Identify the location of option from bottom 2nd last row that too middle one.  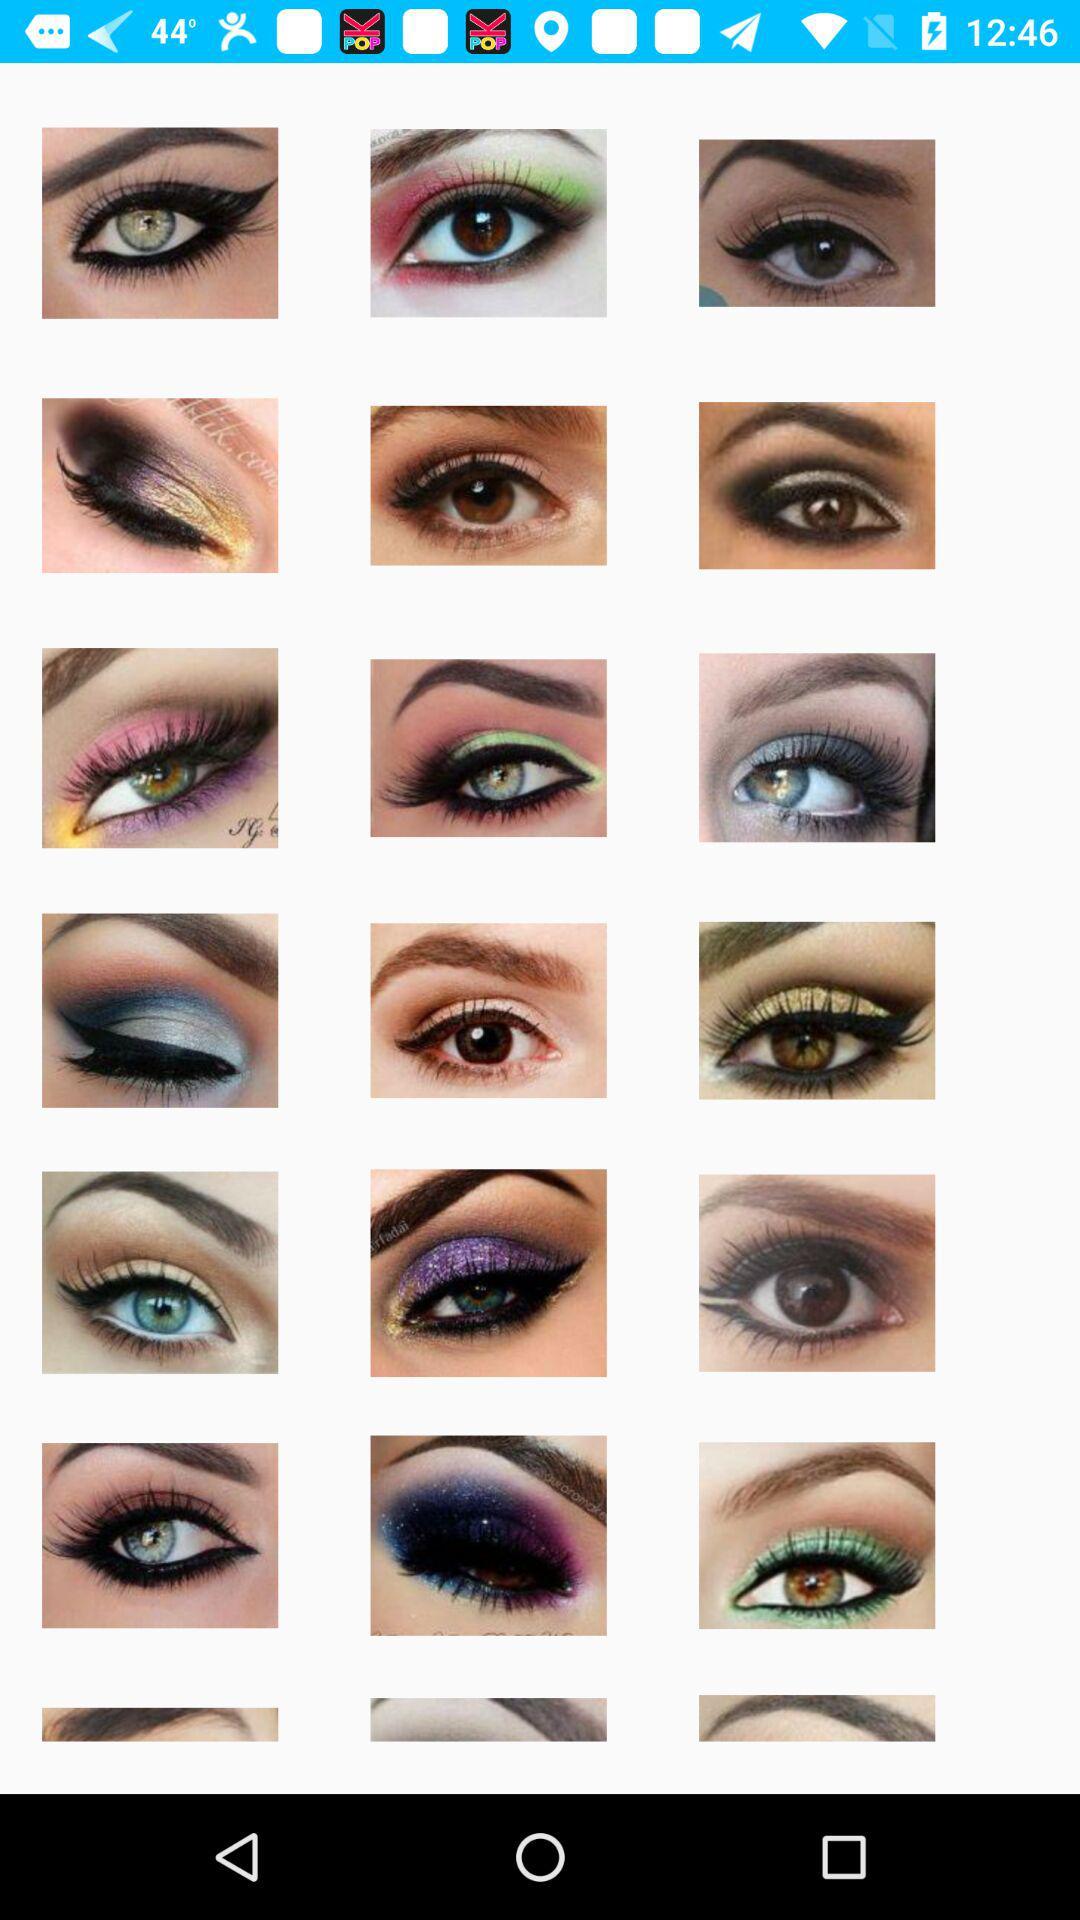
(489, 1535).